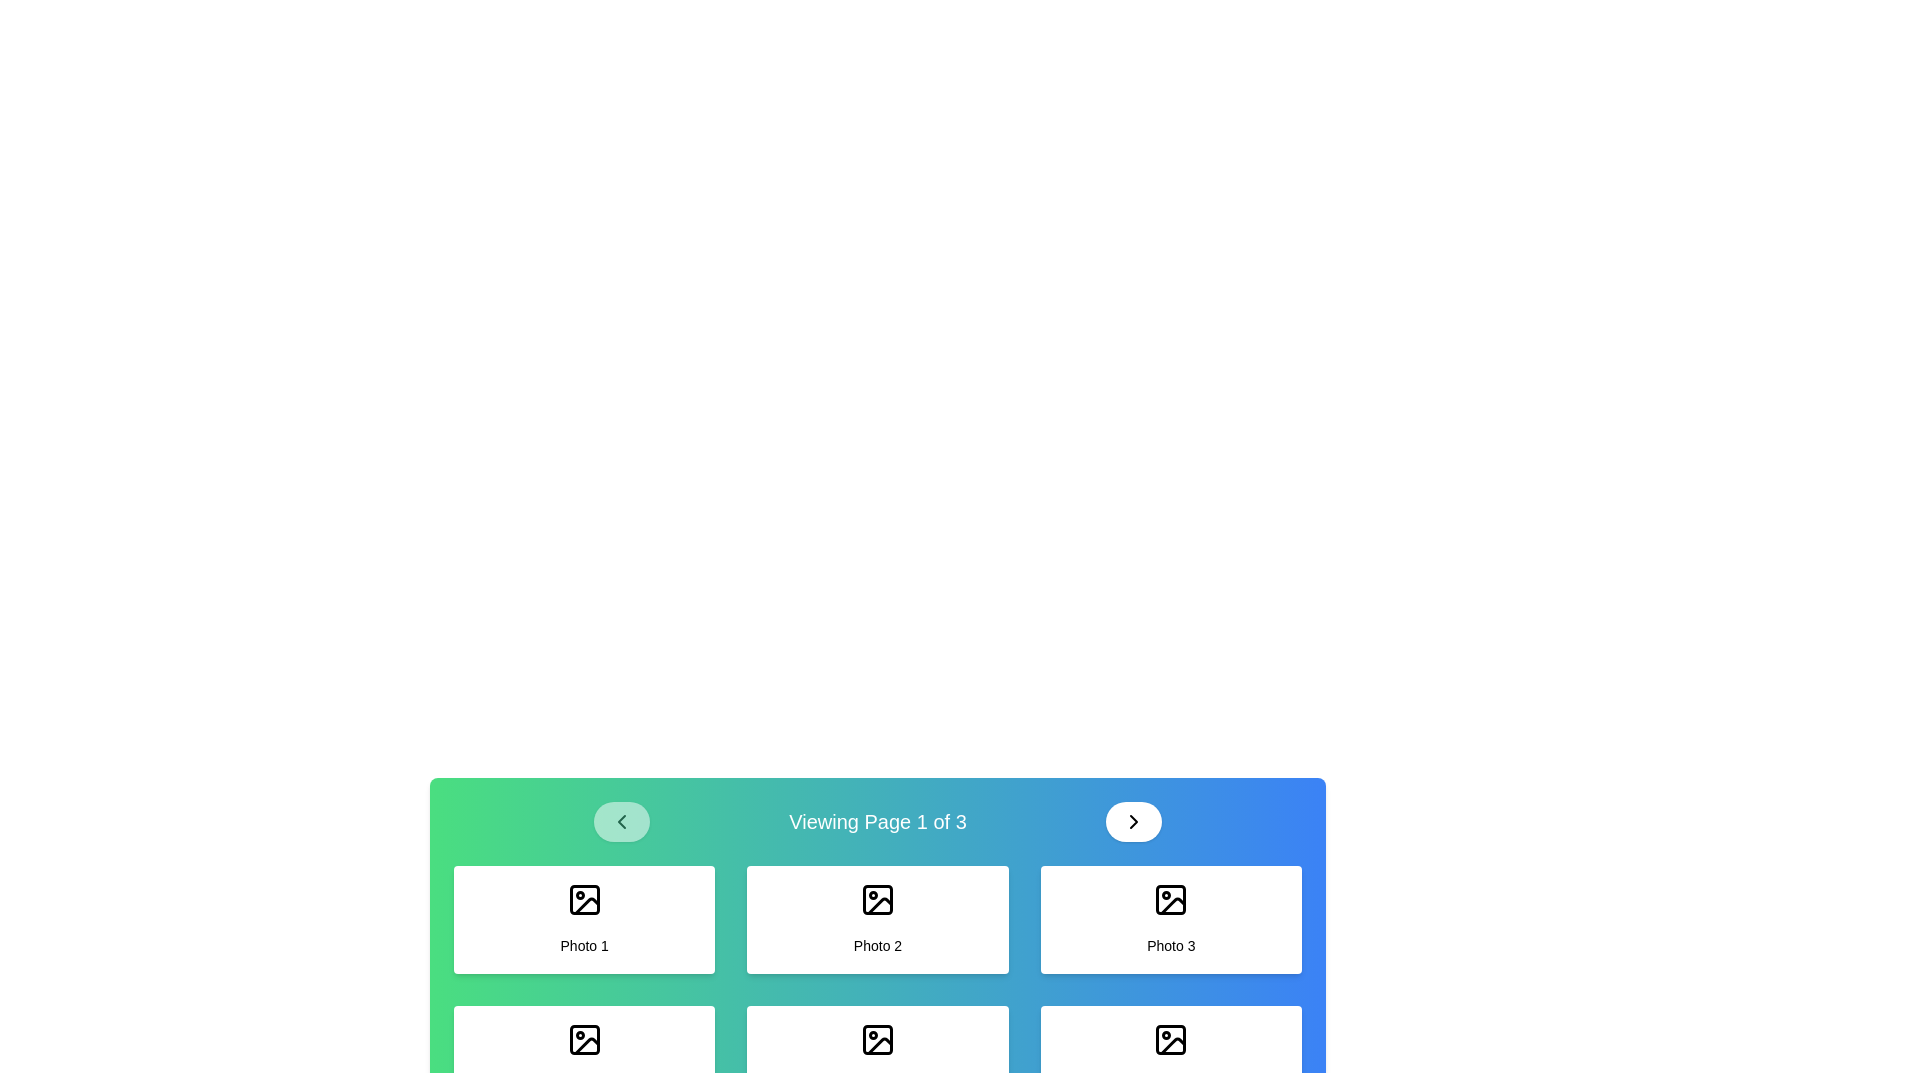  I want to click on the square line-art photo icon located in the center card labeled 'Photo 2' on a white background, so click(878, 898).